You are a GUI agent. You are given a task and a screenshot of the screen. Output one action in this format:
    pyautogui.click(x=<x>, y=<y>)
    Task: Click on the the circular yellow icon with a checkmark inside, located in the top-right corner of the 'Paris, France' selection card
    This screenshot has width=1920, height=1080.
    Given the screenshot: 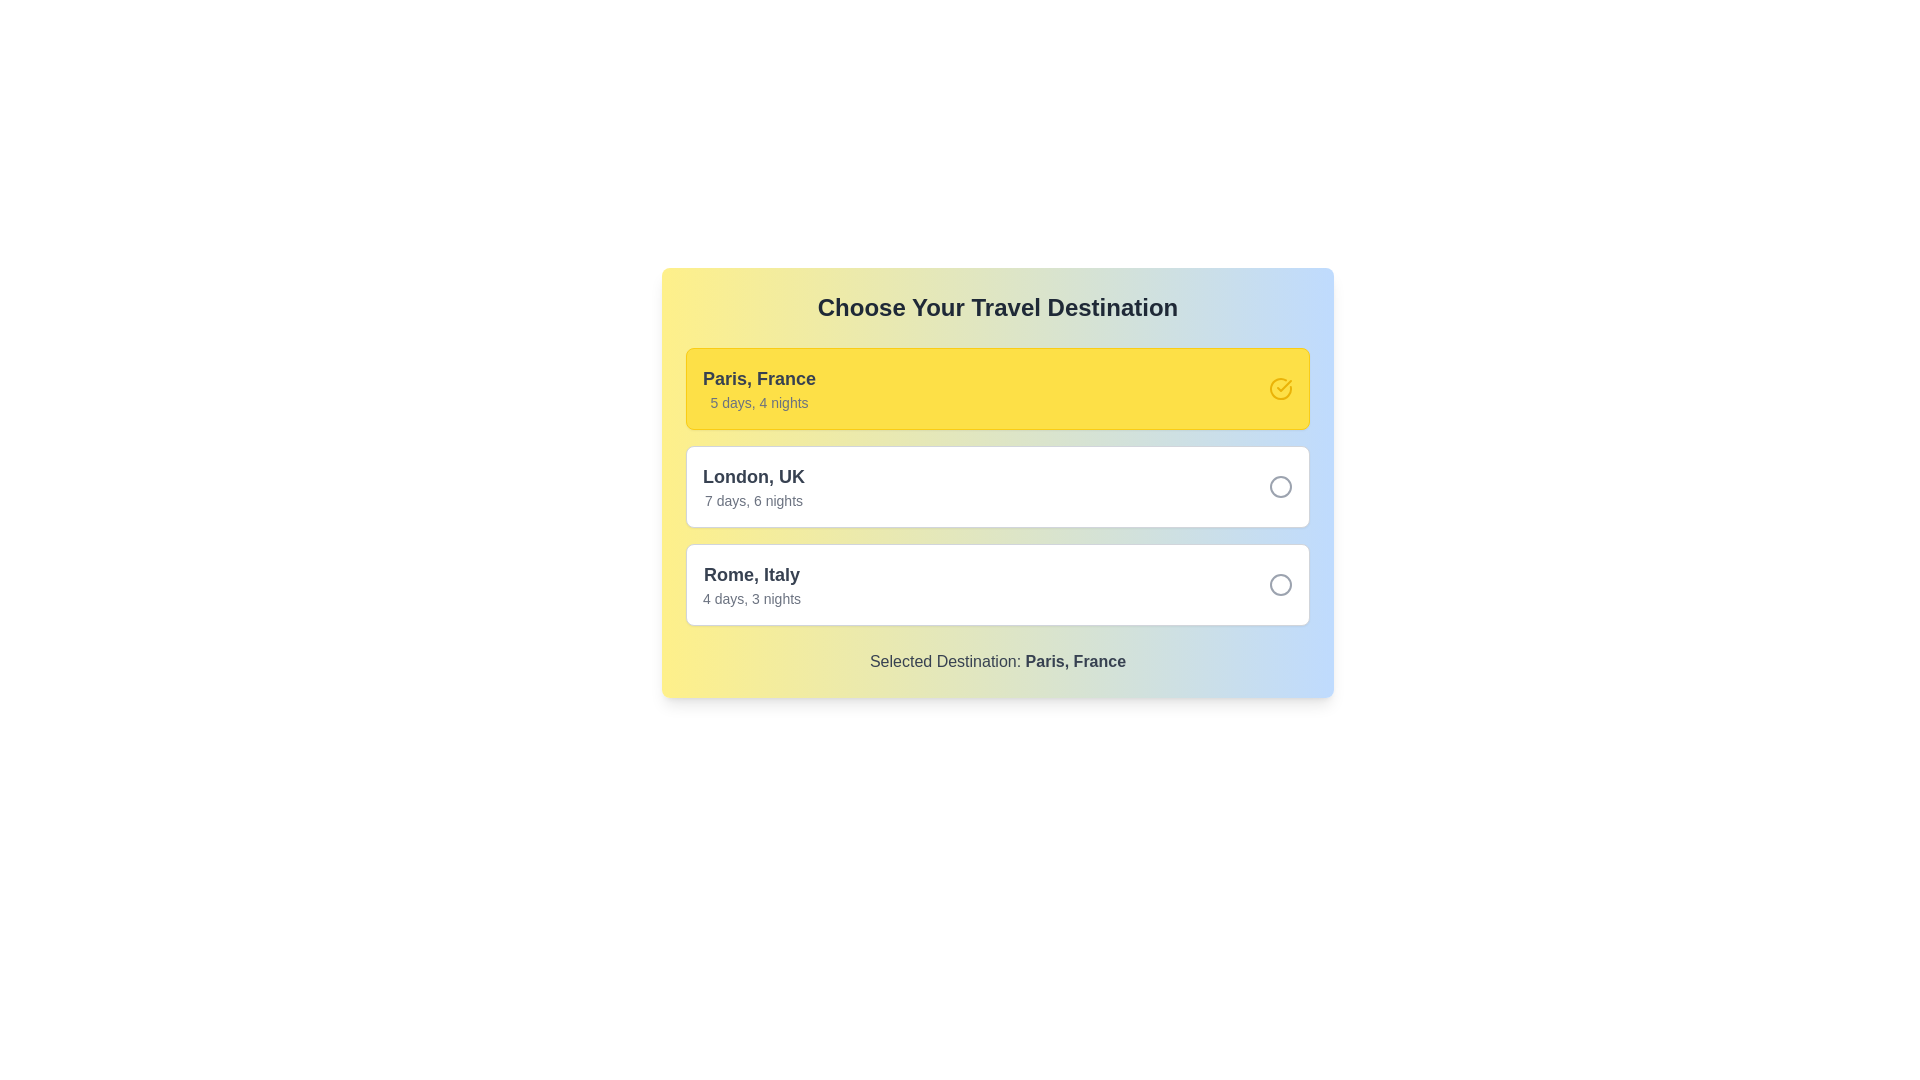 What is the action you would take?
    pyautogui.click(x=1281, y=389)
    